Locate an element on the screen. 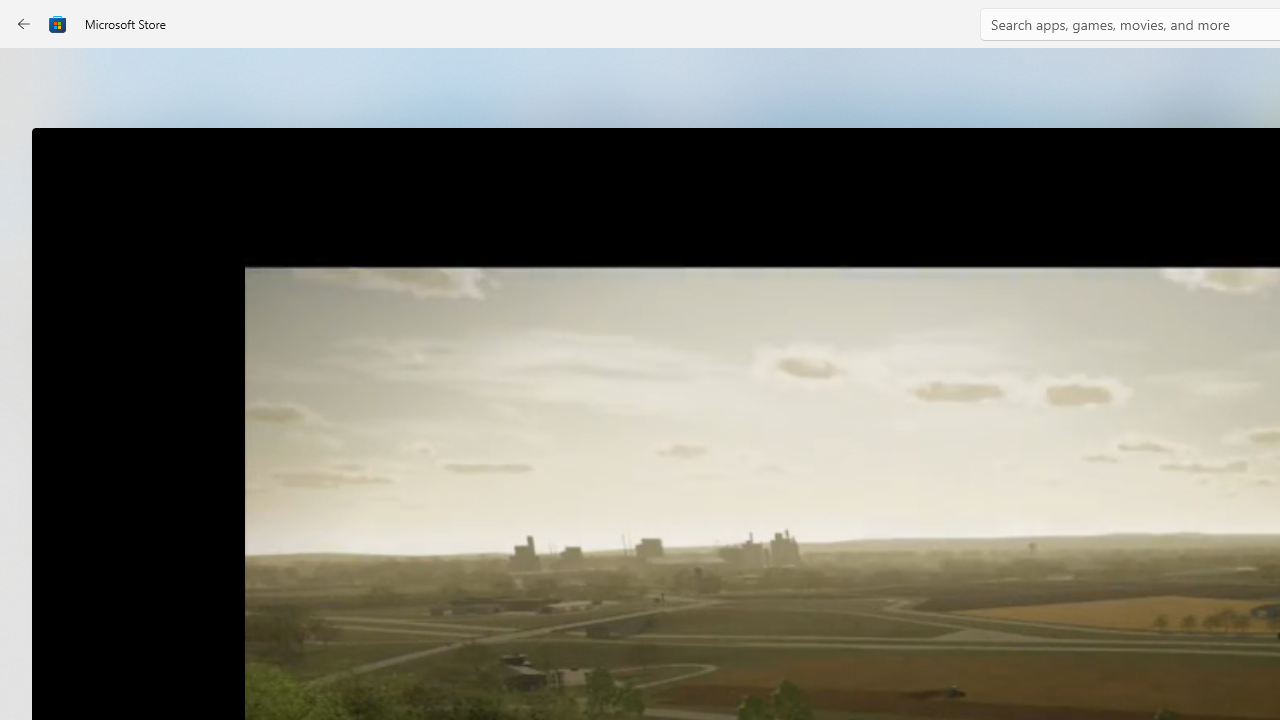 The image size is (1280, 720). 'Back' is located at coordinates (24, 24).